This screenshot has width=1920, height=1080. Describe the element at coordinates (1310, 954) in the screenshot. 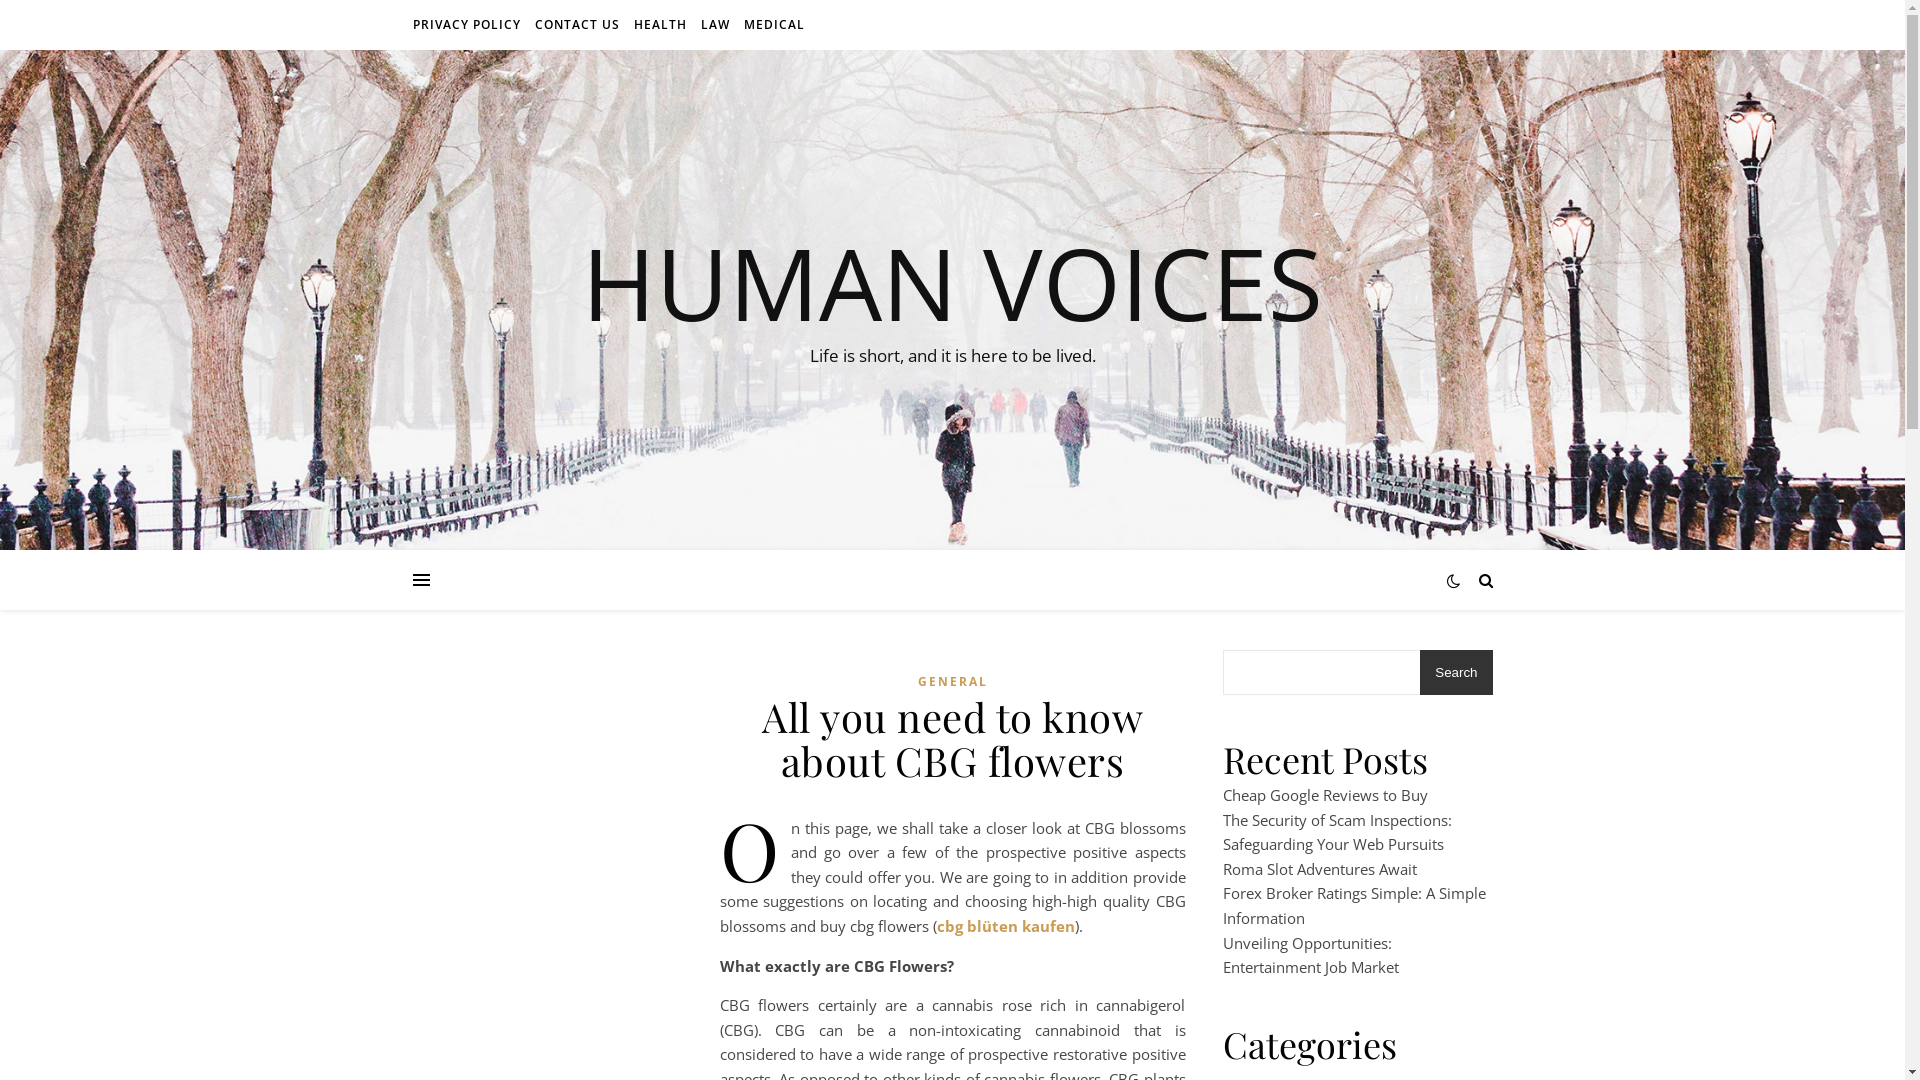

I see `'Unveiling Opportunities: Entertainment Job Market'` at that location.